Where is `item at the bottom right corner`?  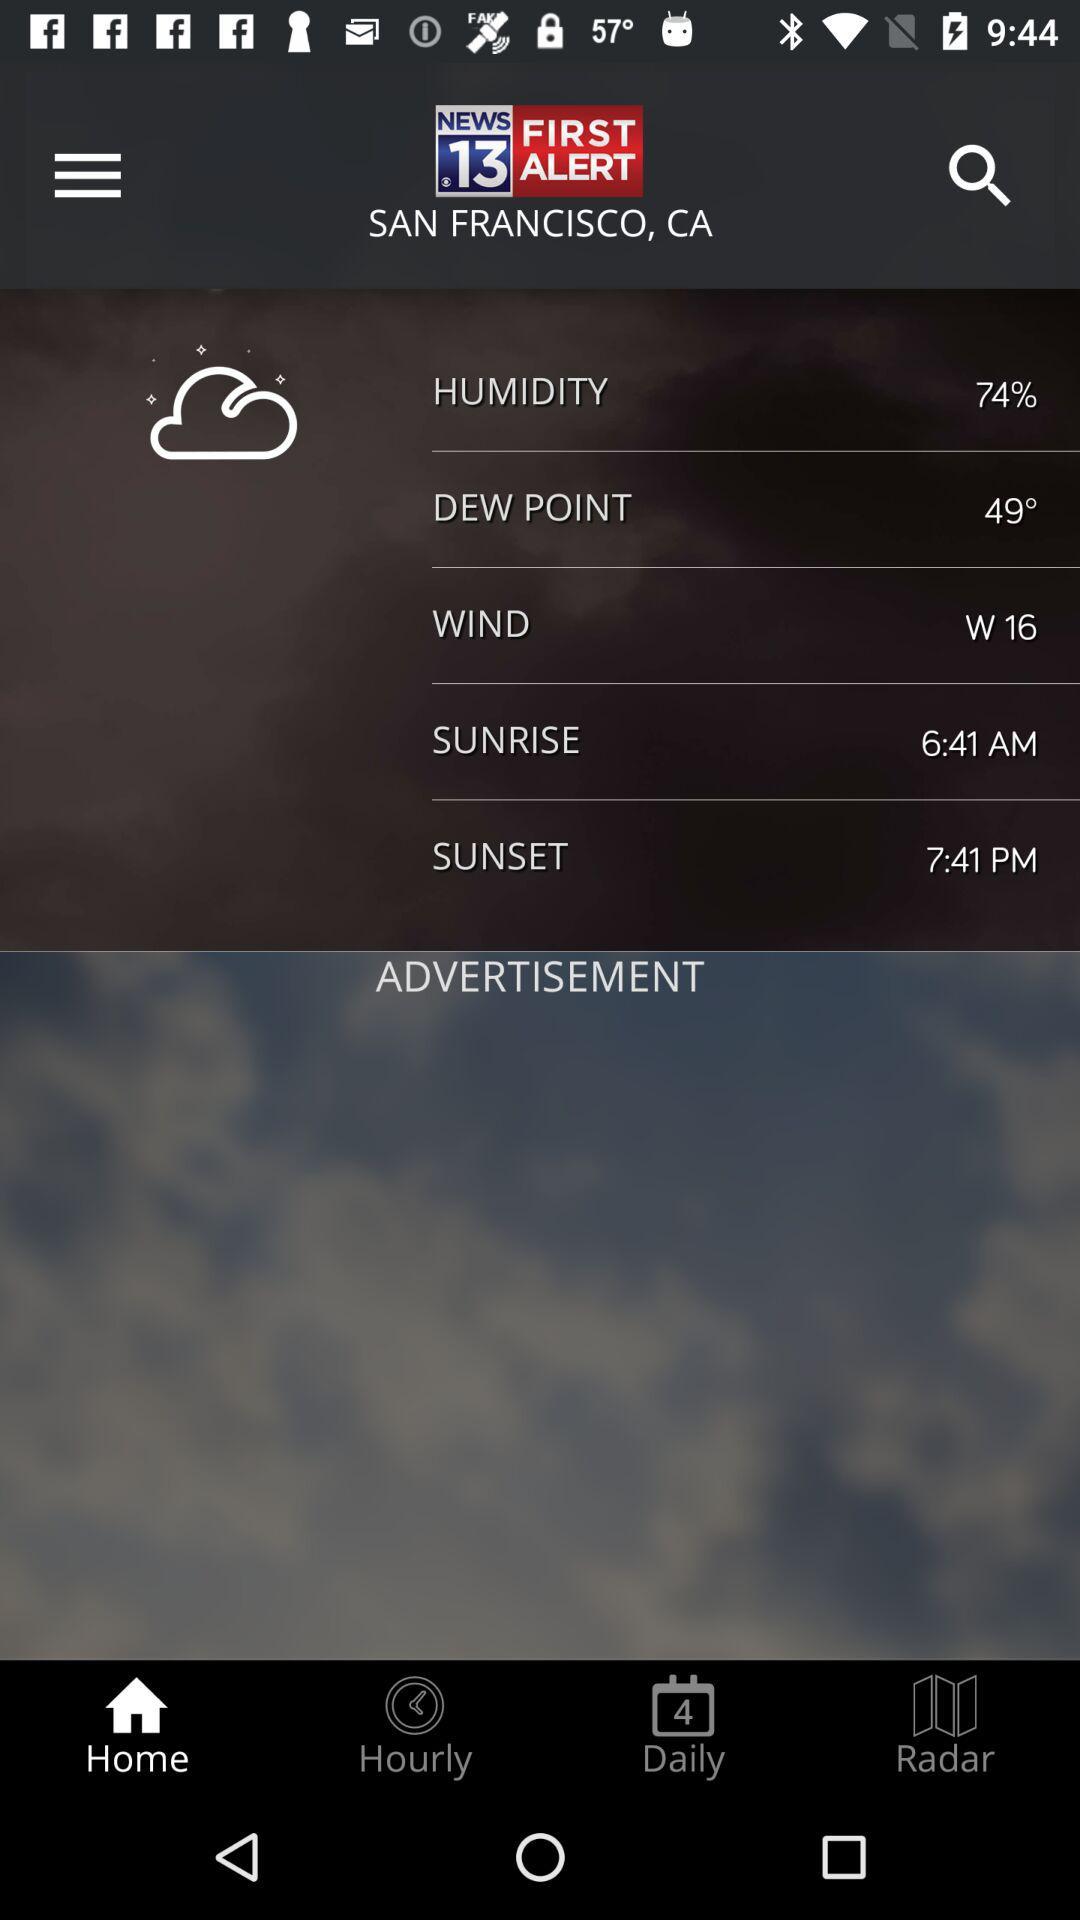
item at the bottom right corner is located at coordinates (945, 1726).